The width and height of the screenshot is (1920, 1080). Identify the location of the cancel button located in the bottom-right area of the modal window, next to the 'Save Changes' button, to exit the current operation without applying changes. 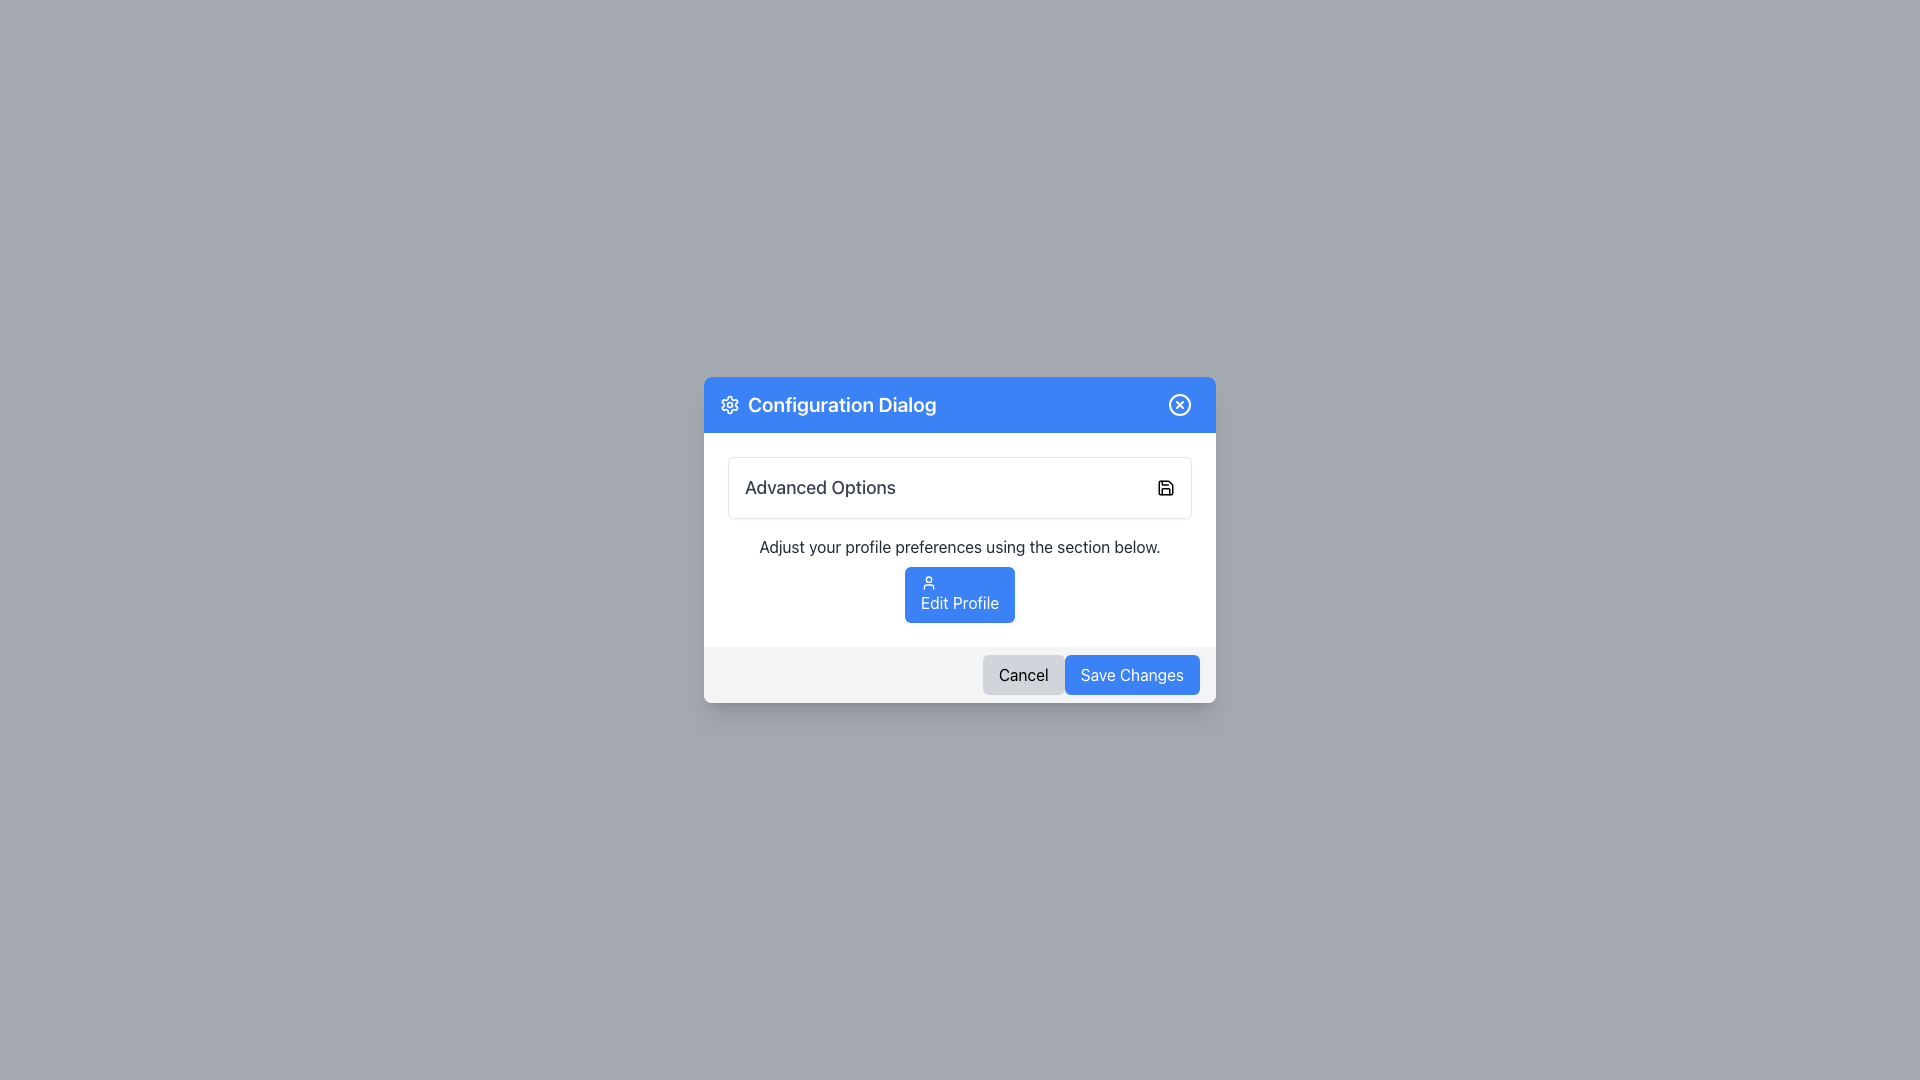
(1023, 675).